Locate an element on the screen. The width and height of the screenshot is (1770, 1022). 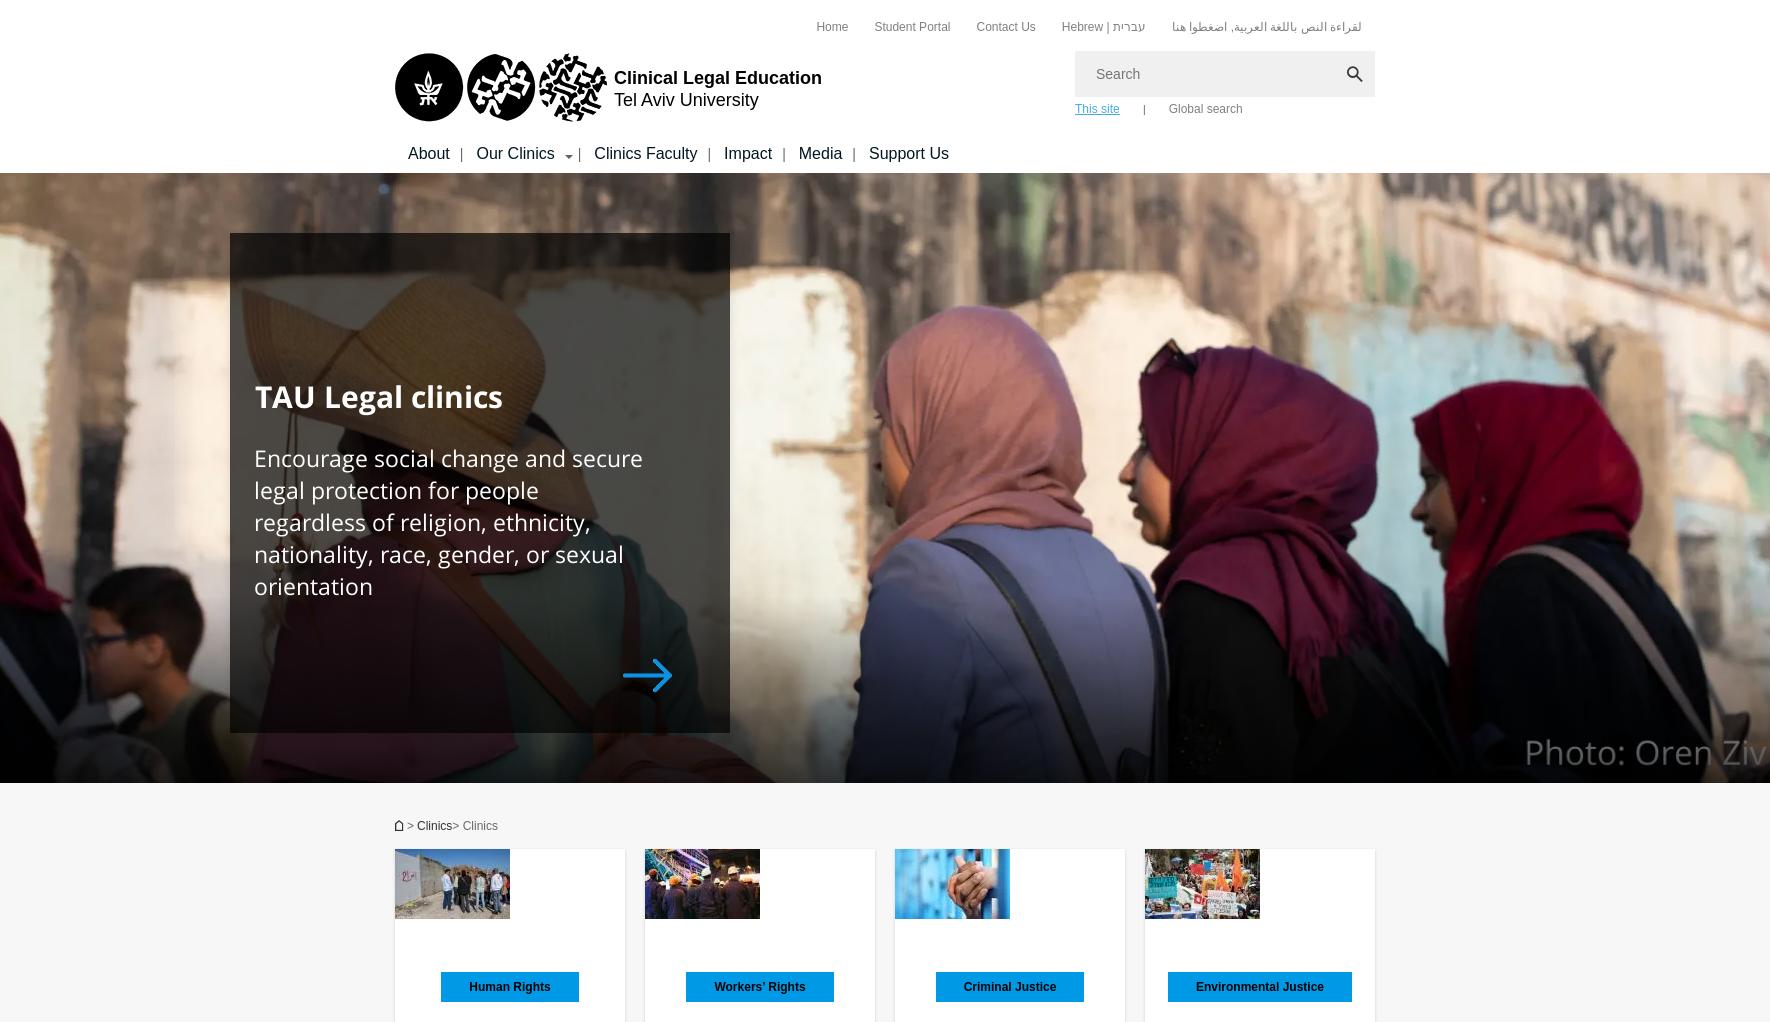
'Human Rights' is located at coordinates (509, 987).